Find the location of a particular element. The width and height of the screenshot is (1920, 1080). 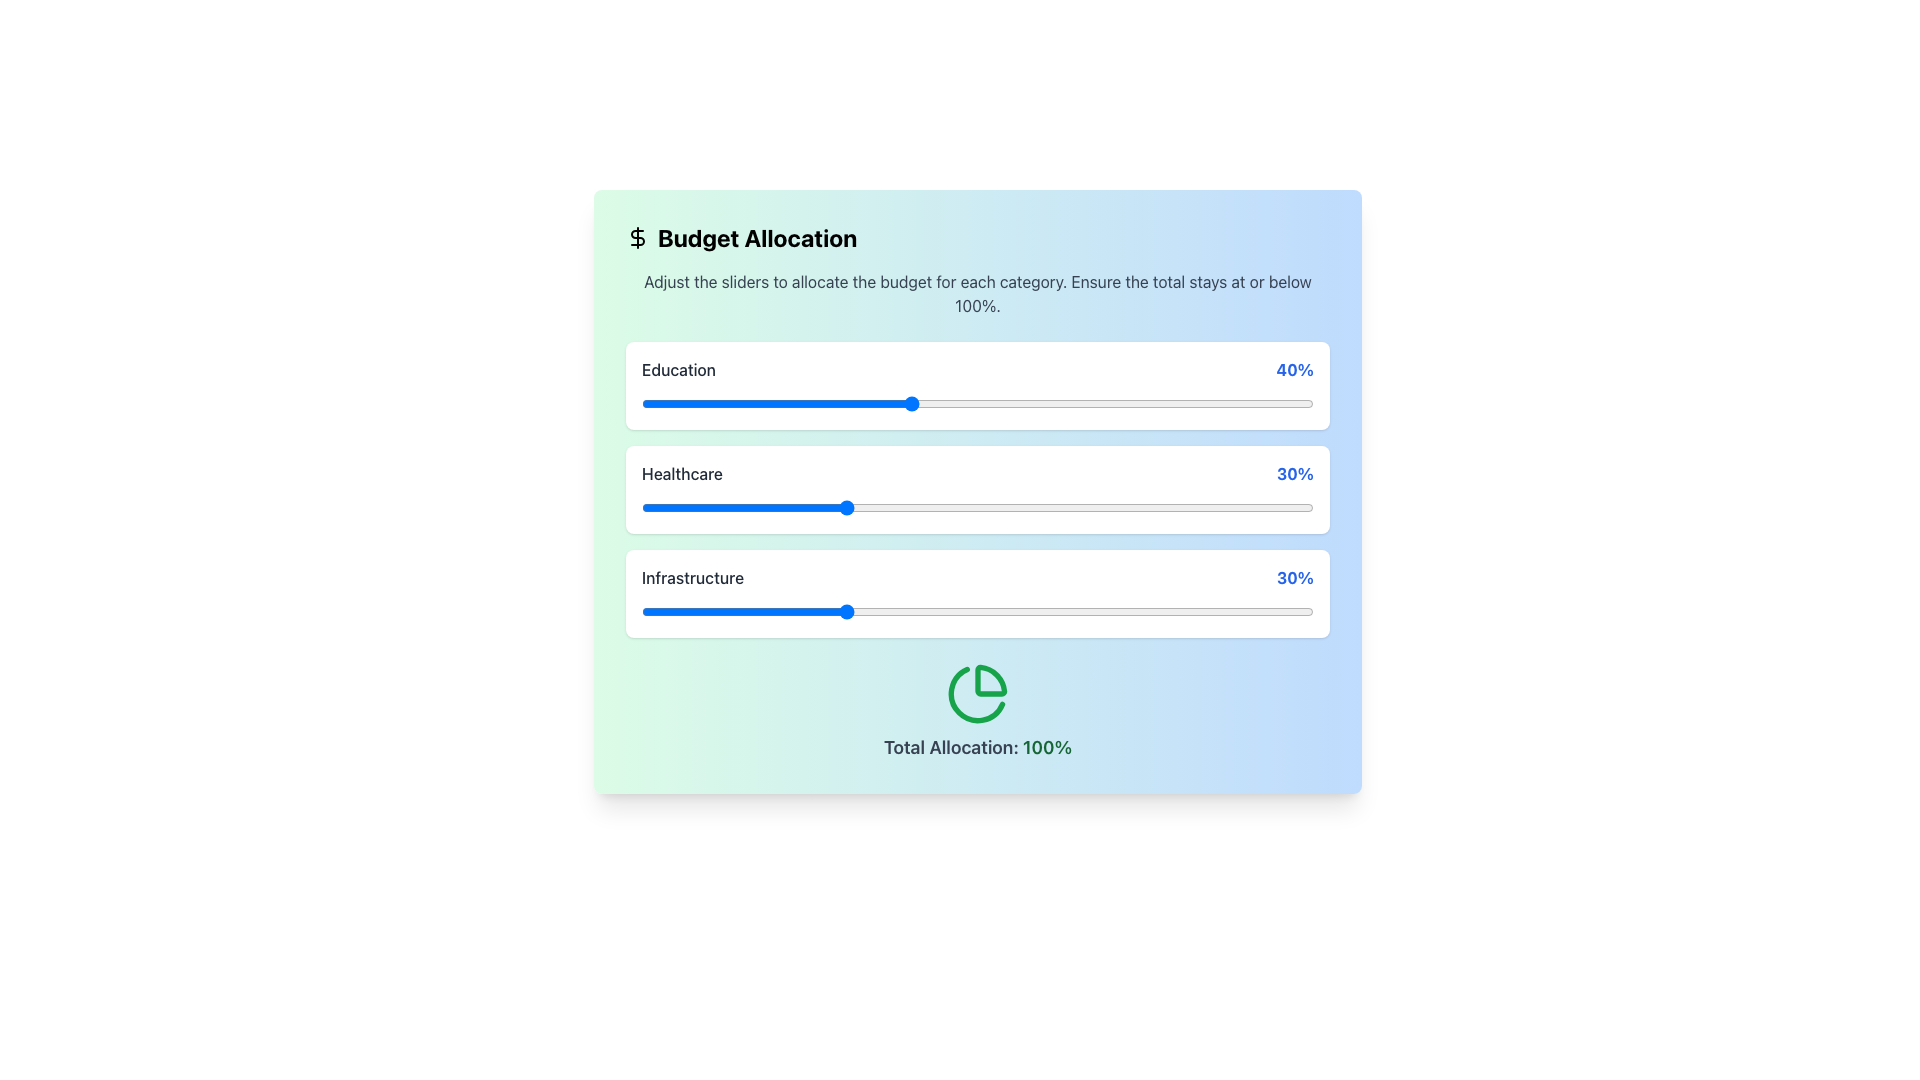

the Education allocation slider is located at coordinates (1280, 404).